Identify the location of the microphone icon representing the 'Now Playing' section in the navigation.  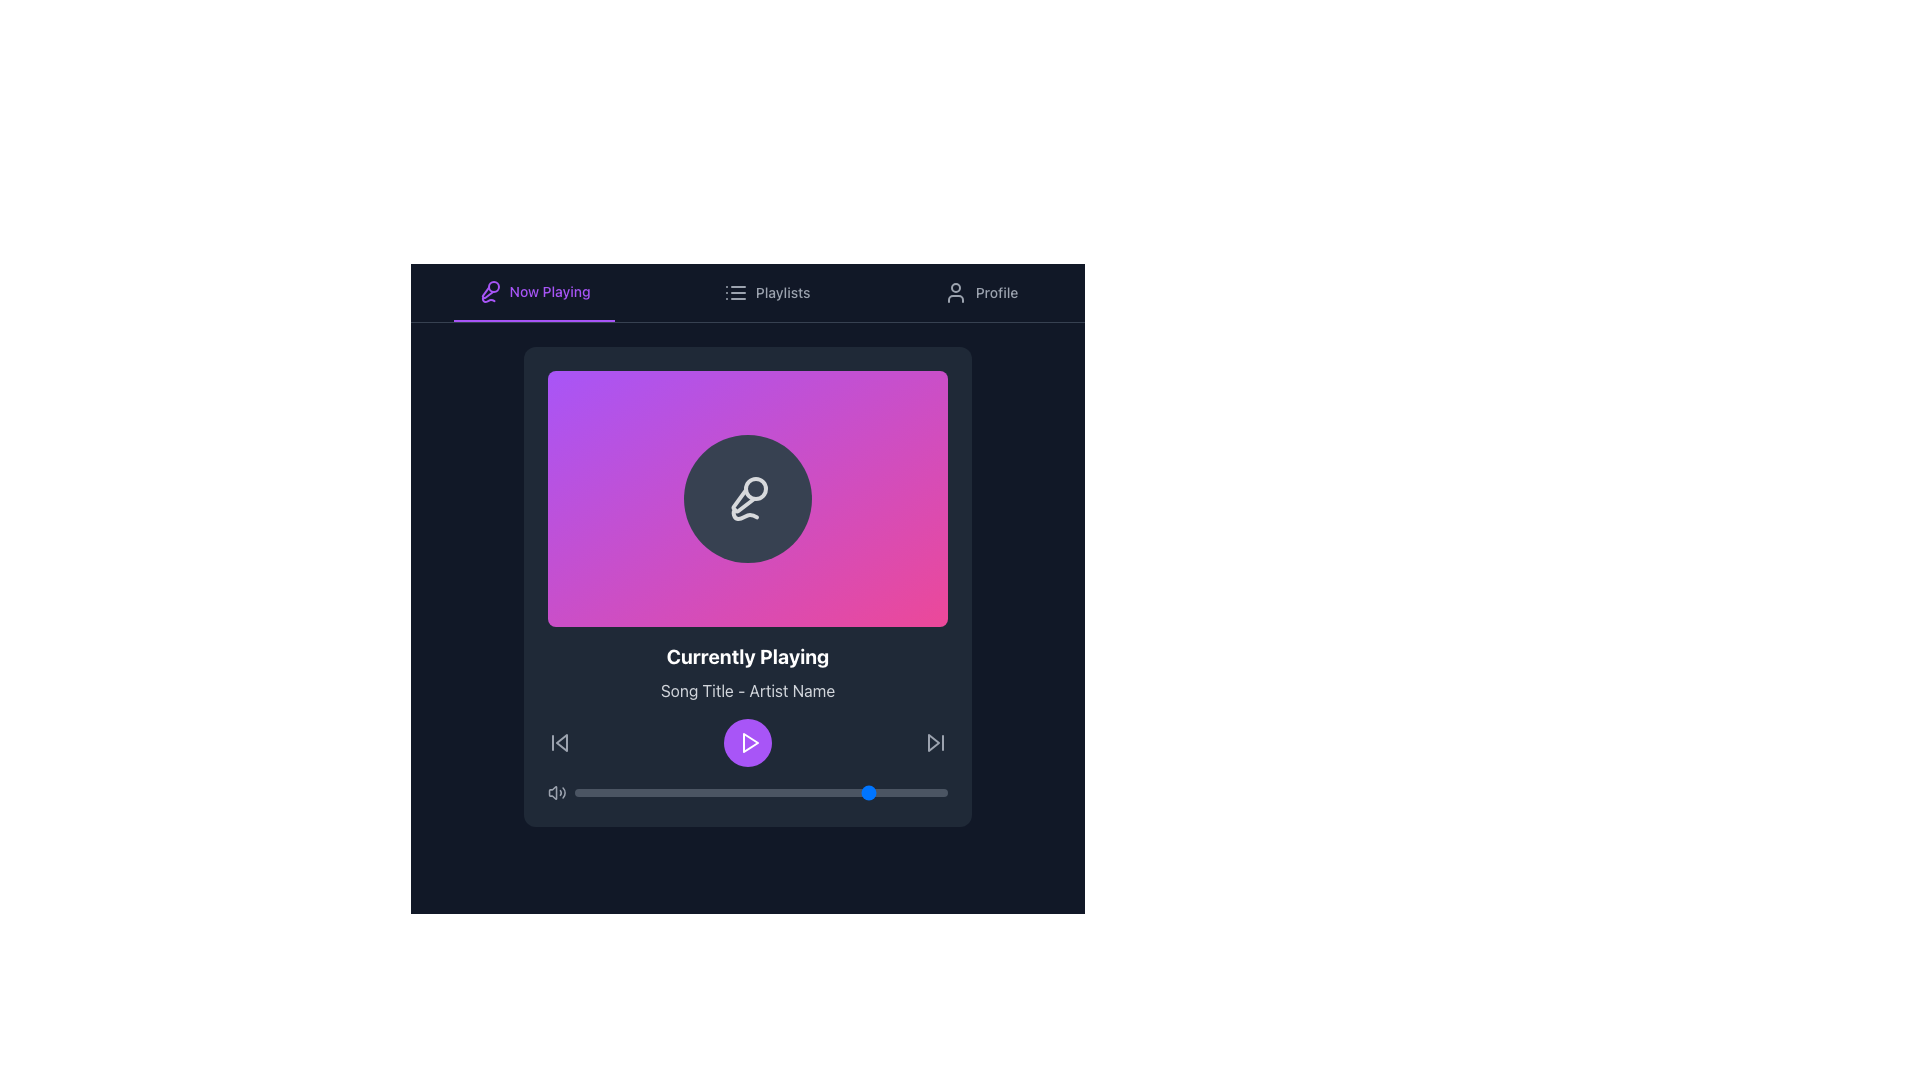
(489, 292).